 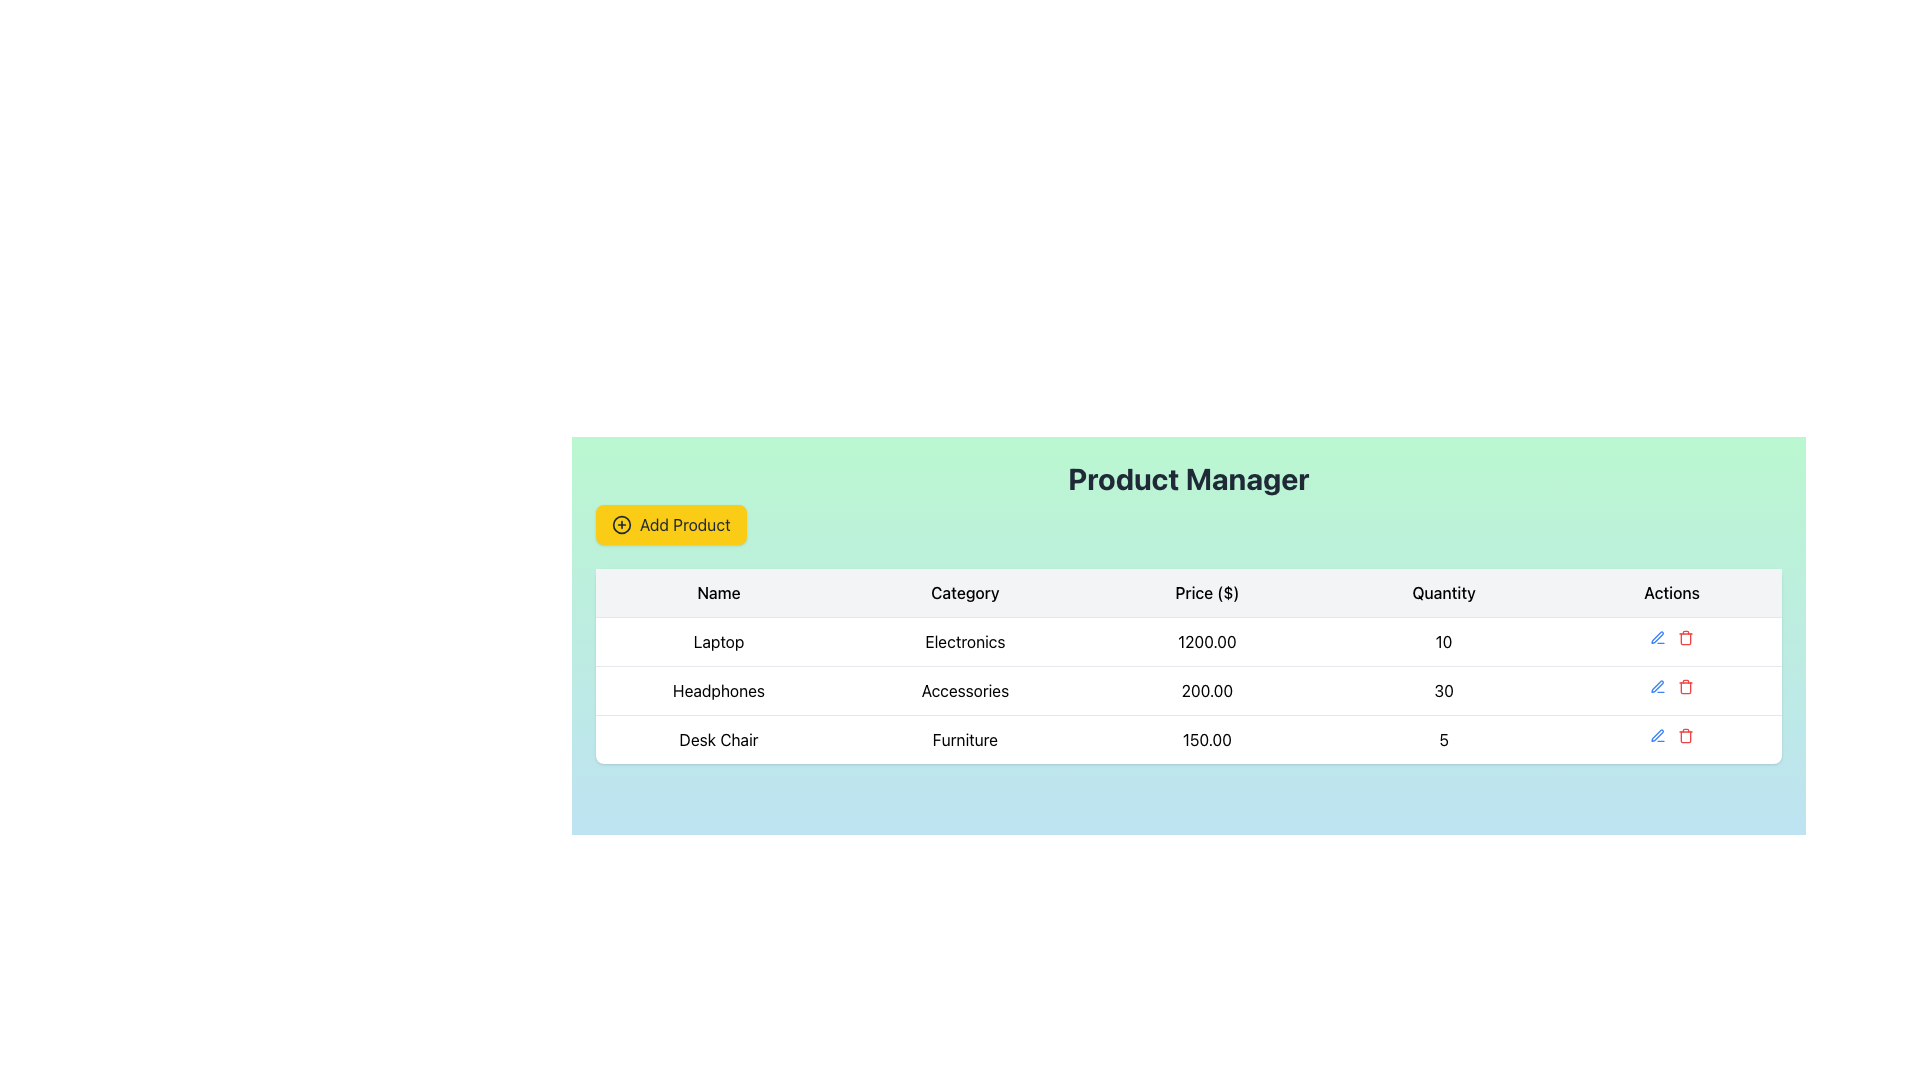 What do you see at coordinates (1206, 739) in the screenshot?
I see `the price text '150.00' which is displayed in bold sans-serif font in the third column of the row labeled 'Desk Chair' in the product list` at bounding box center [1206, 739].